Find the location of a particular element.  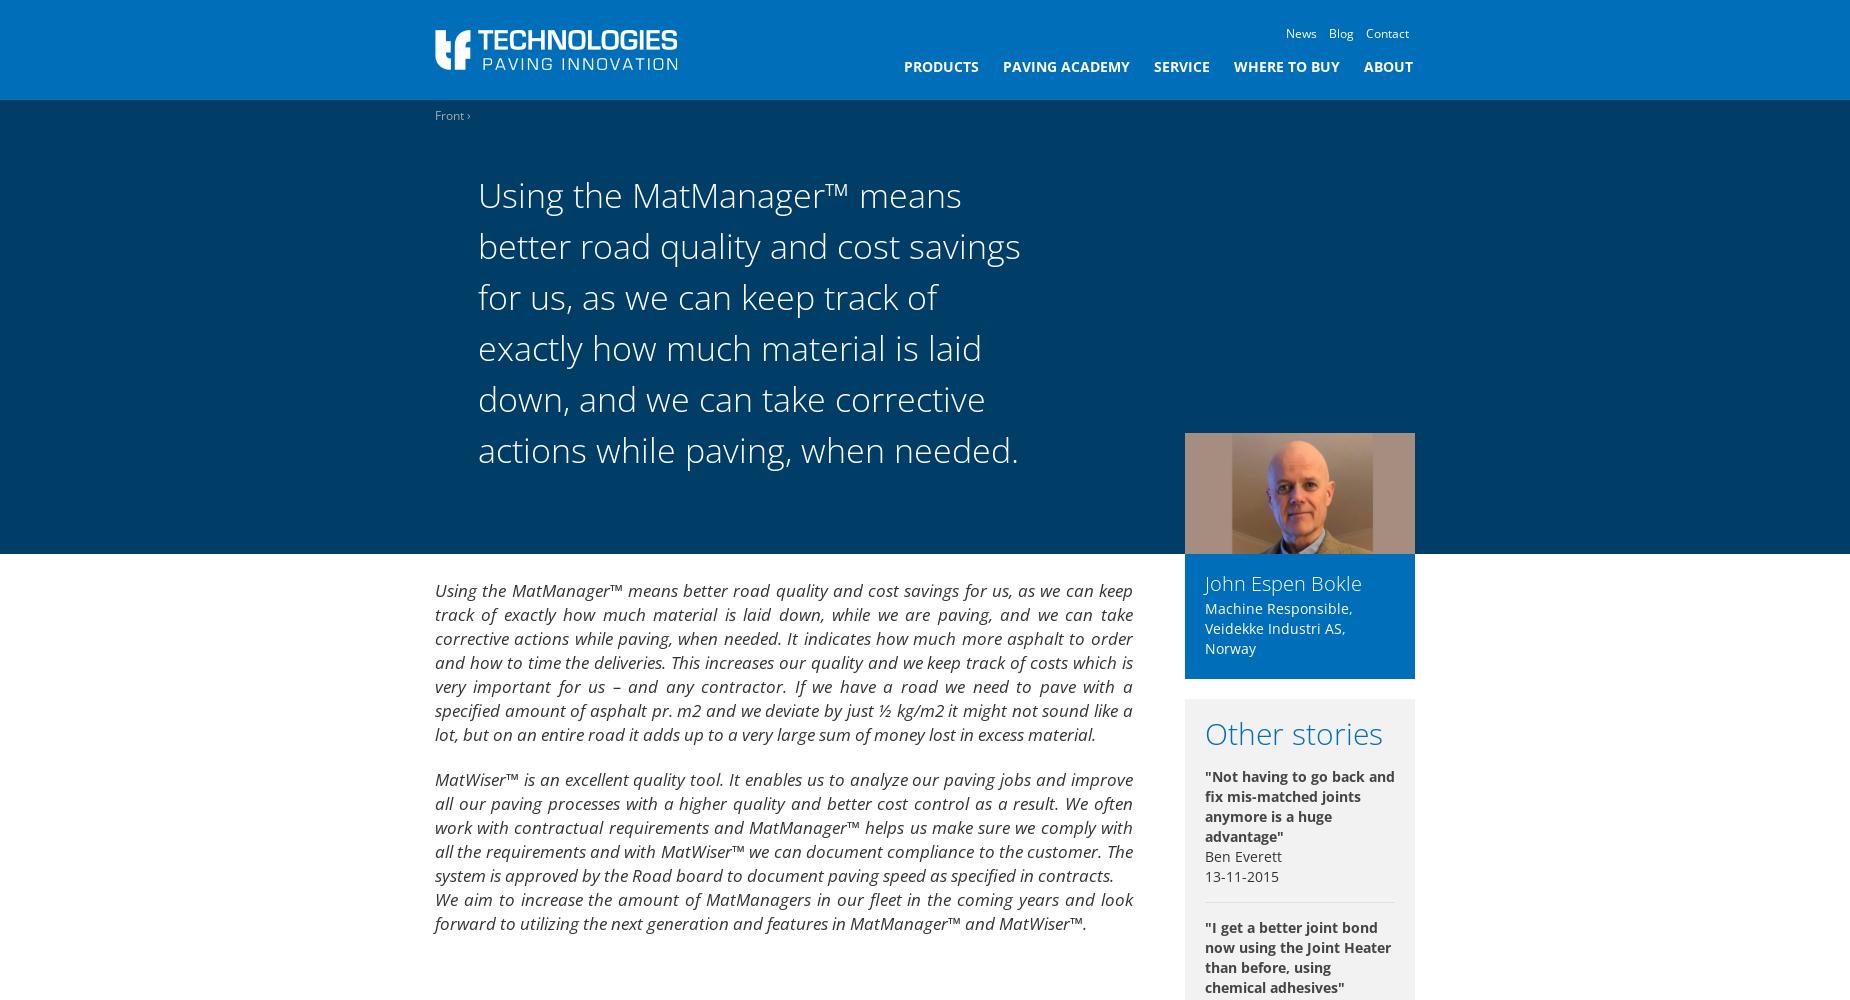

'We aim to increase the amount of MatManagers in our fleet in the coming years and look forward to utilizing the next generation and features in MatManager™ and MatWiser™.' is located at coordinates (783, 910).